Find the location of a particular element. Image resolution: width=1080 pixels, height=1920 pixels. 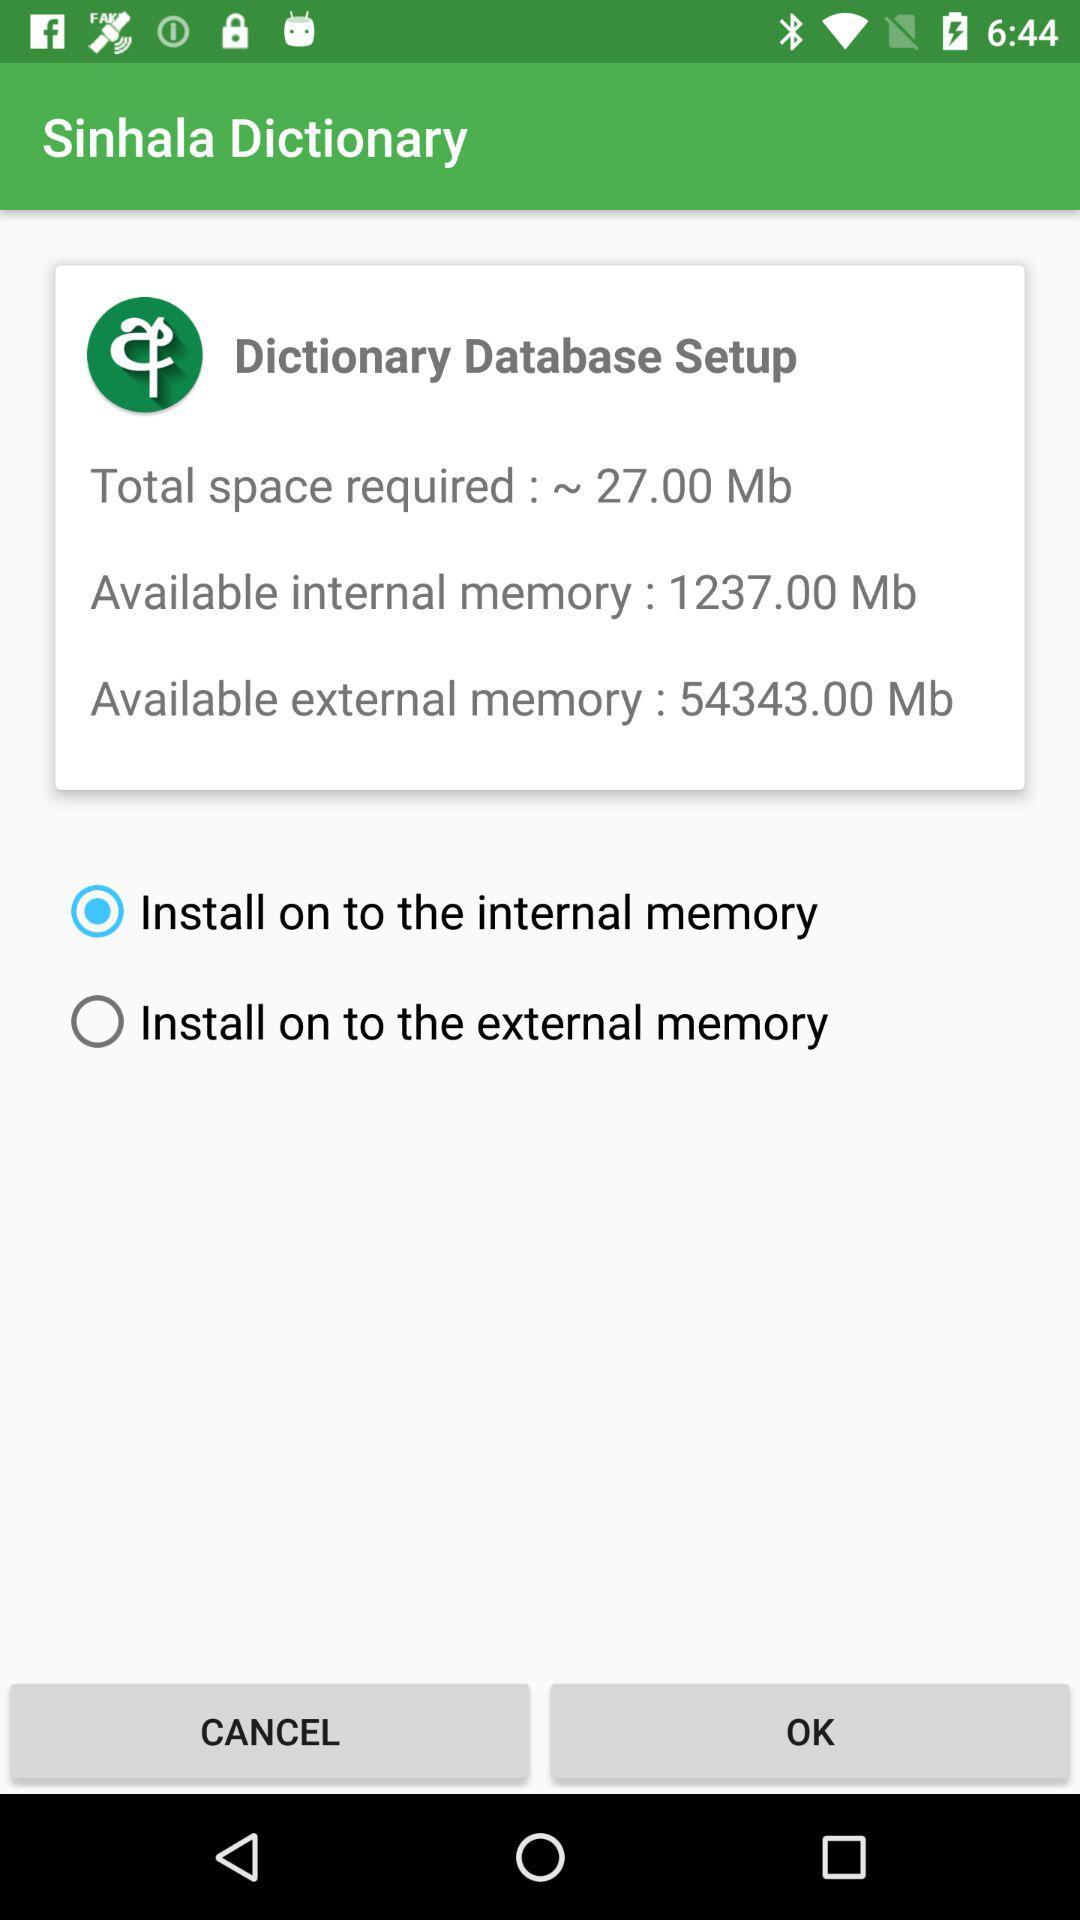

icon at the bottom right corner is located at coordinates (810, 1730).